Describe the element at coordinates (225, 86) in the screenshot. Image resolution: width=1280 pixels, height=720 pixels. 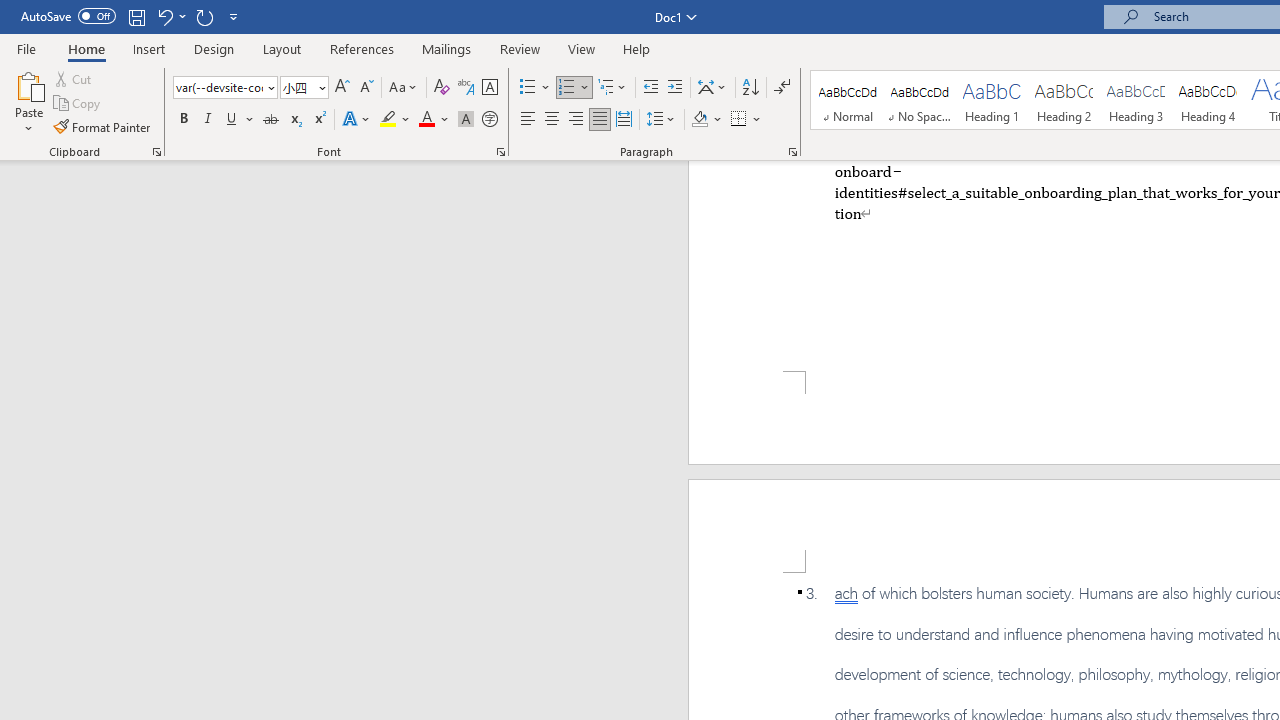
I see `'Font'` at that location.